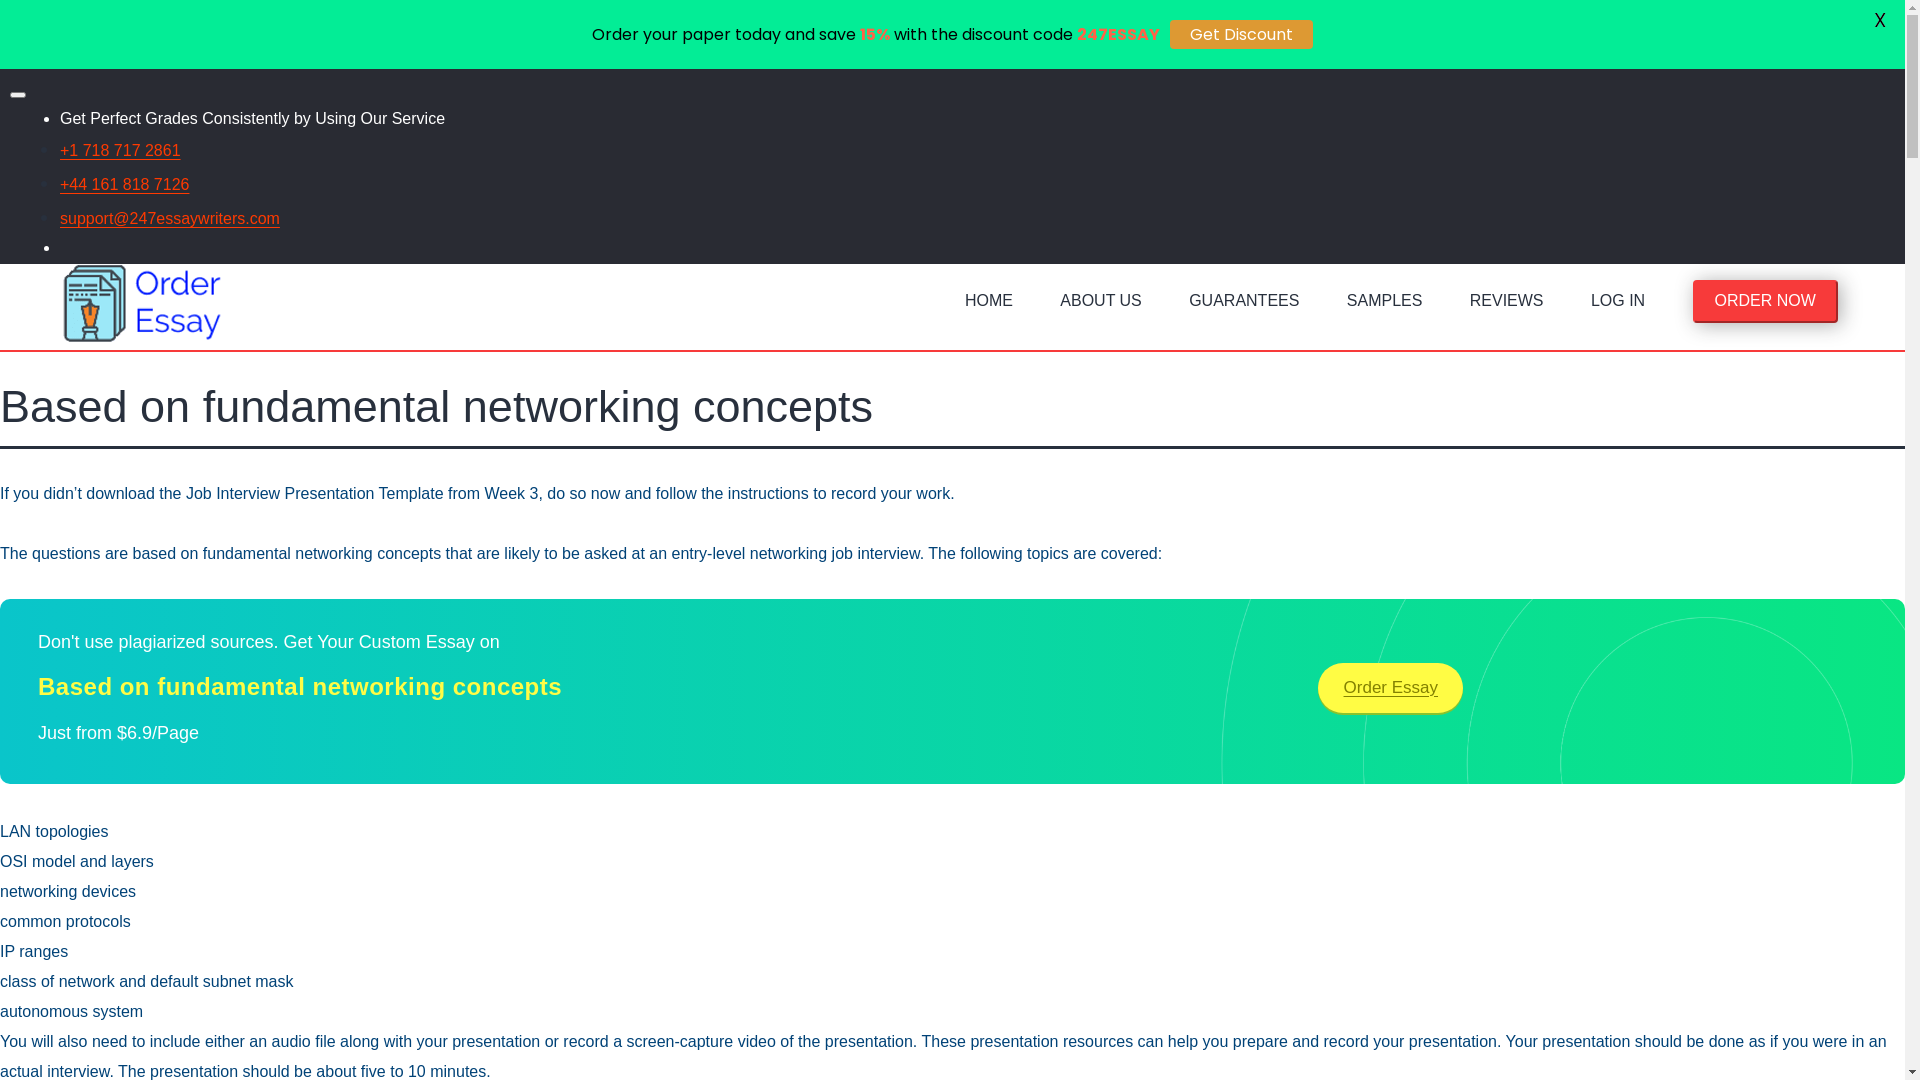 The height and width of the screenshot is (1080, 1920). What do you see at coordinates (1384, 306) in the screenshot?
I see `'SAMPLES'` at bounding box center [1384, 306].